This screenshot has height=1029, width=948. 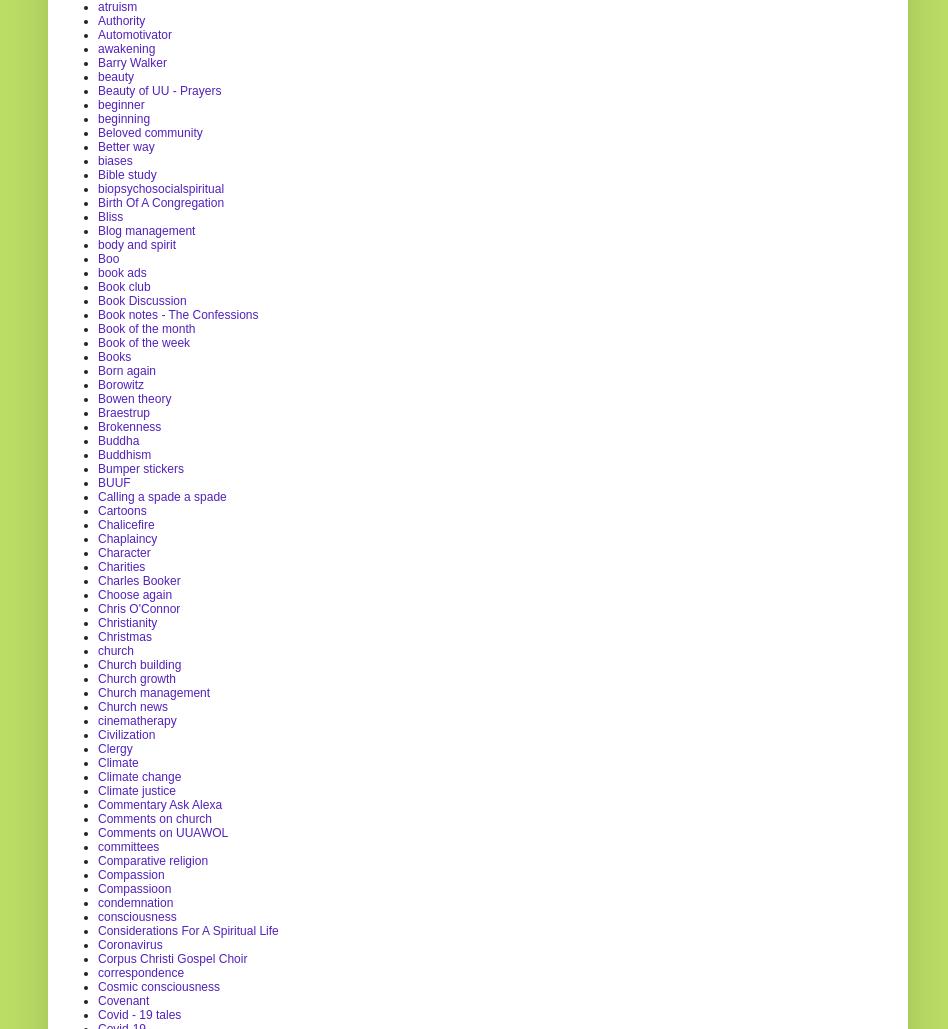 What do you see at coordinates (133, 594) in the screenshot?
I see `'Choose again'` at bounding box center [133, 594].